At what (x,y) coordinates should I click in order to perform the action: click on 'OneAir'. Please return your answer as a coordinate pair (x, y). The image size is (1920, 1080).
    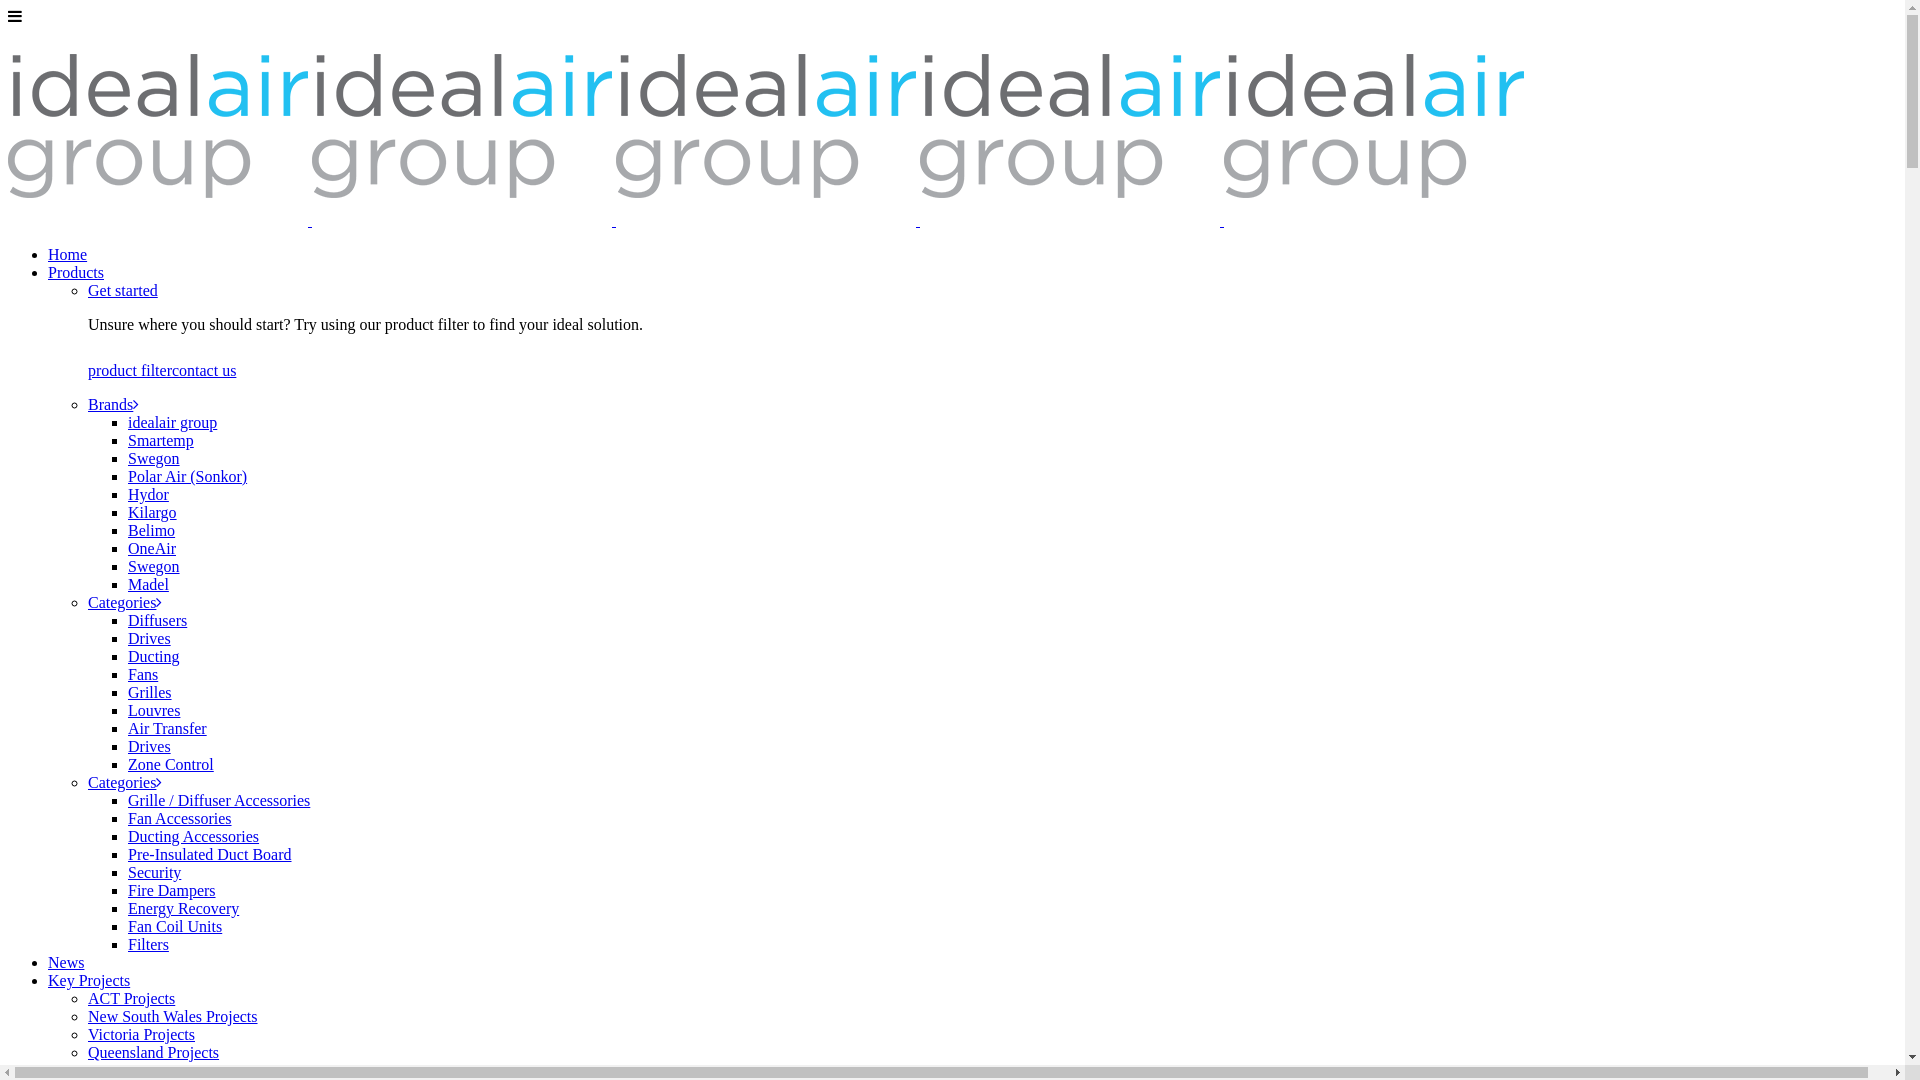
    Looking at the image, I should click on (151, 548).